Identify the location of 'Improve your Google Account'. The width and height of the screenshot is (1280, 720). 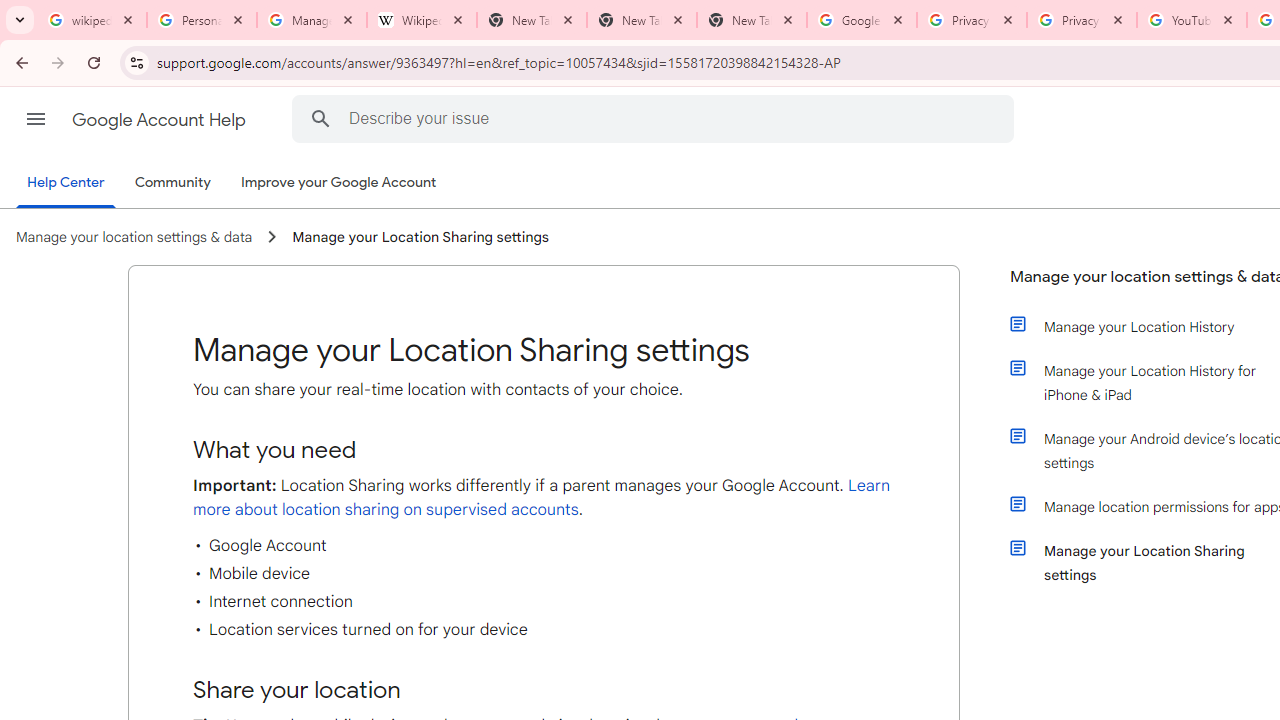
(339, 183).